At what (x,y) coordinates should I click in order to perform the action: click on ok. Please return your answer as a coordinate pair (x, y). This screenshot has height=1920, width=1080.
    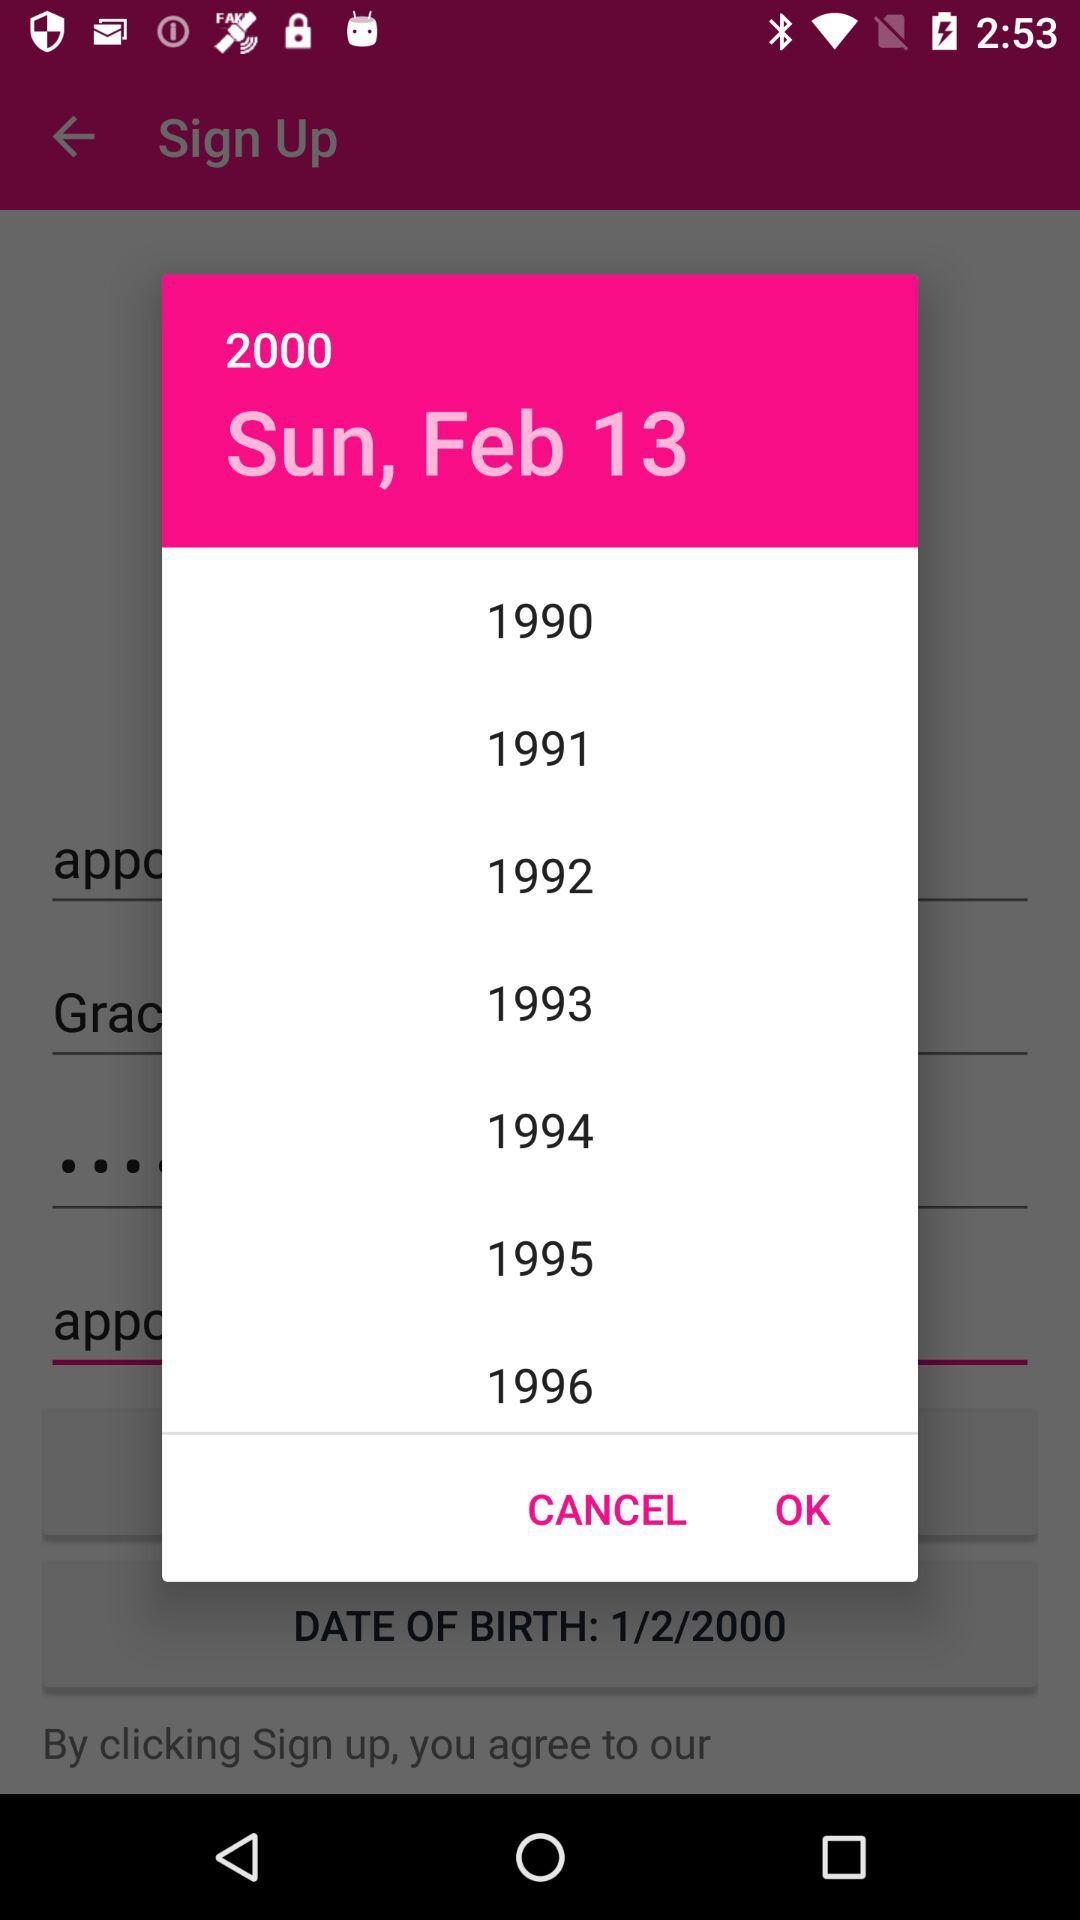
    Looking at the image, I should click on (801, 1508).